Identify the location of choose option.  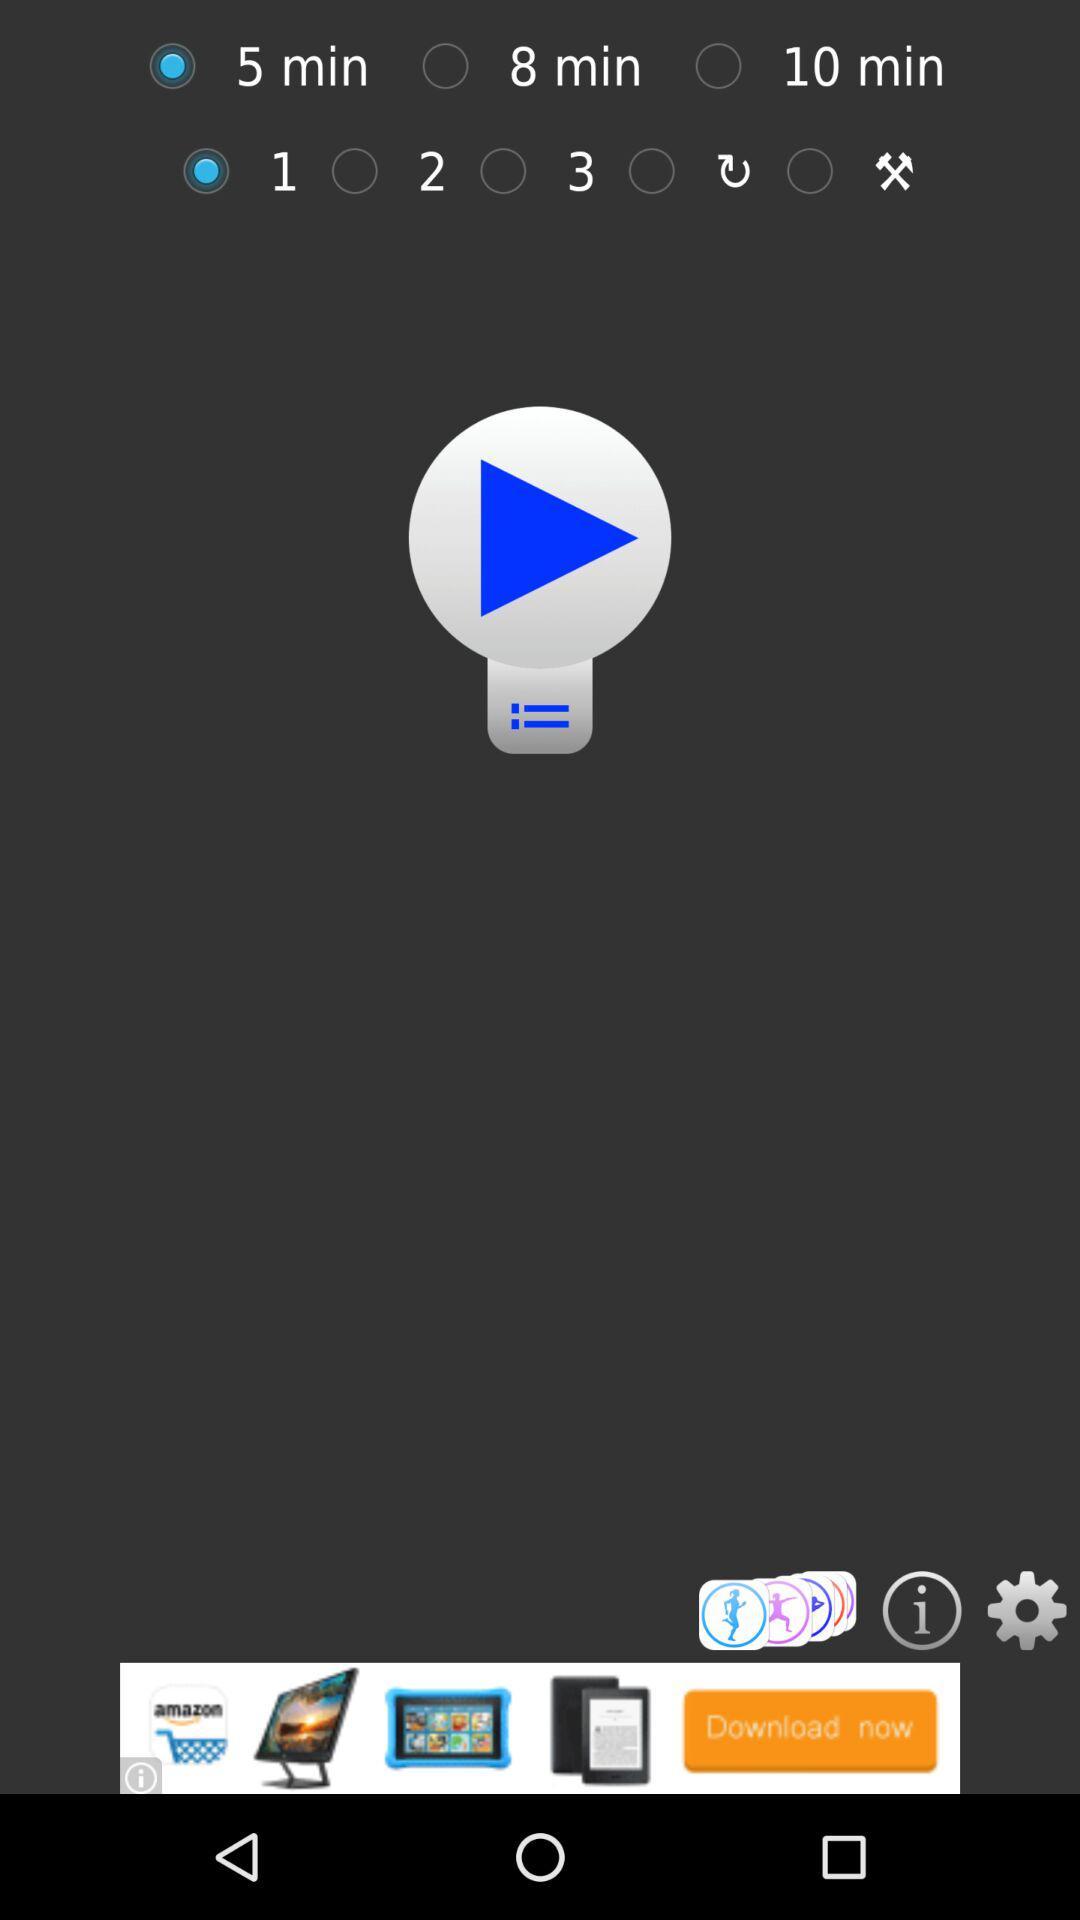
(820, 171).